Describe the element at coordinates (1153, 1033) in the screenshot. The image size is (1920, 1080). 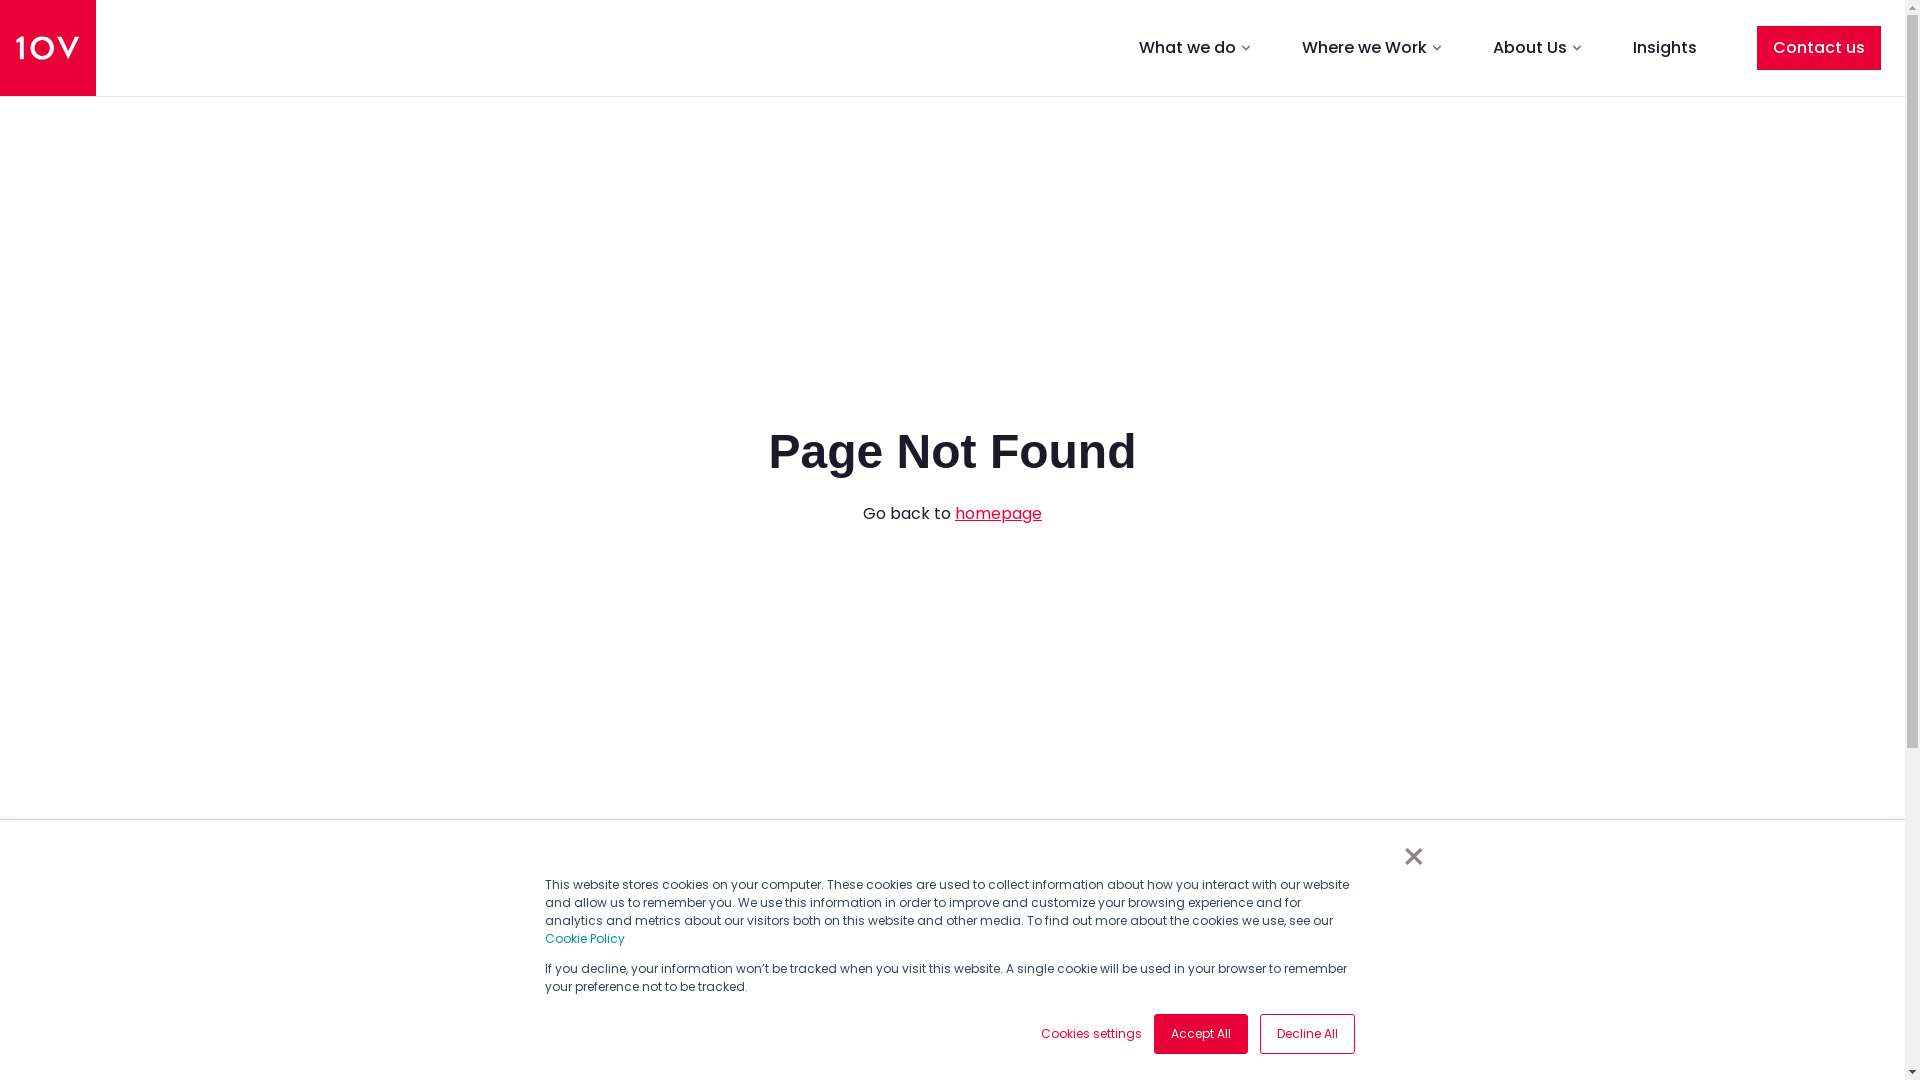
I see `'Accept All'` at that location.